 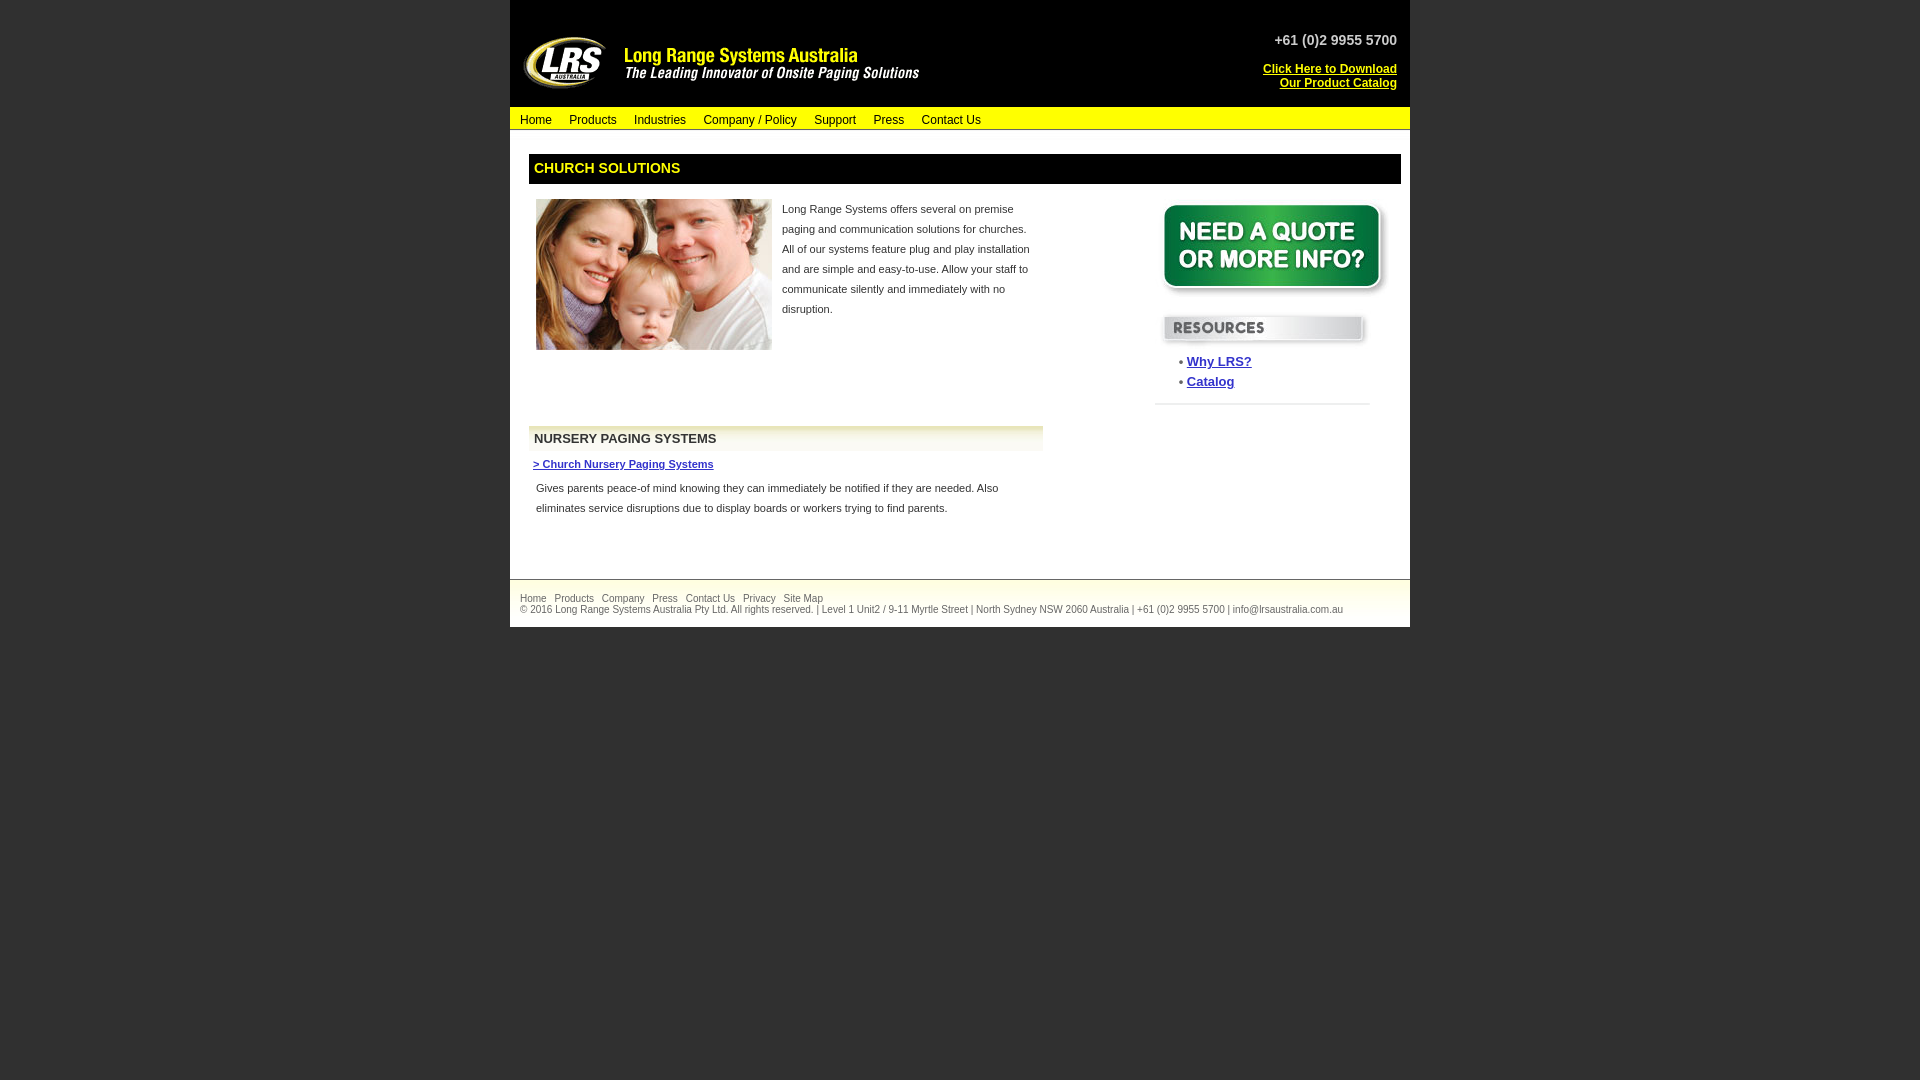 What do you see at coordinates (1209, 381) in the screenshot?
I see `'Catalog'` at bounding box center [1209, 381].